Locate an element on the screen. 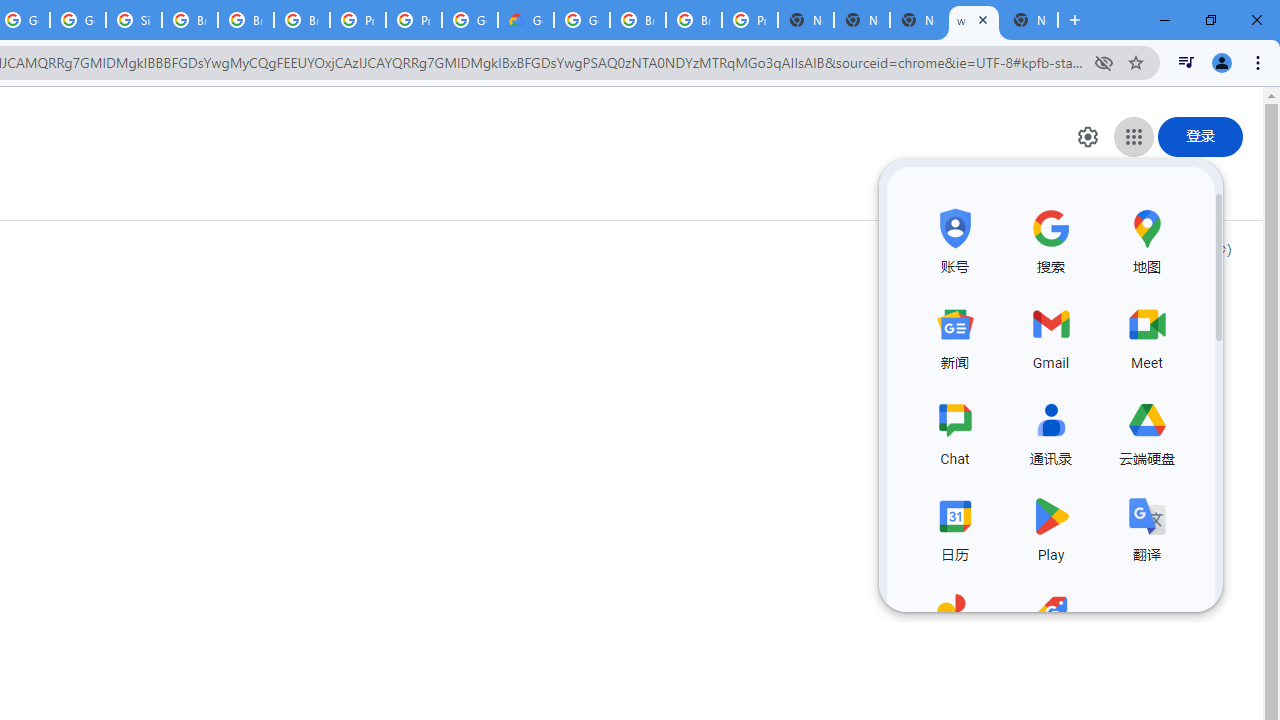 This screenshot has width=1280, height=720. 'Google Cloud Estimate Summary' is located at coordinates (526, 20).